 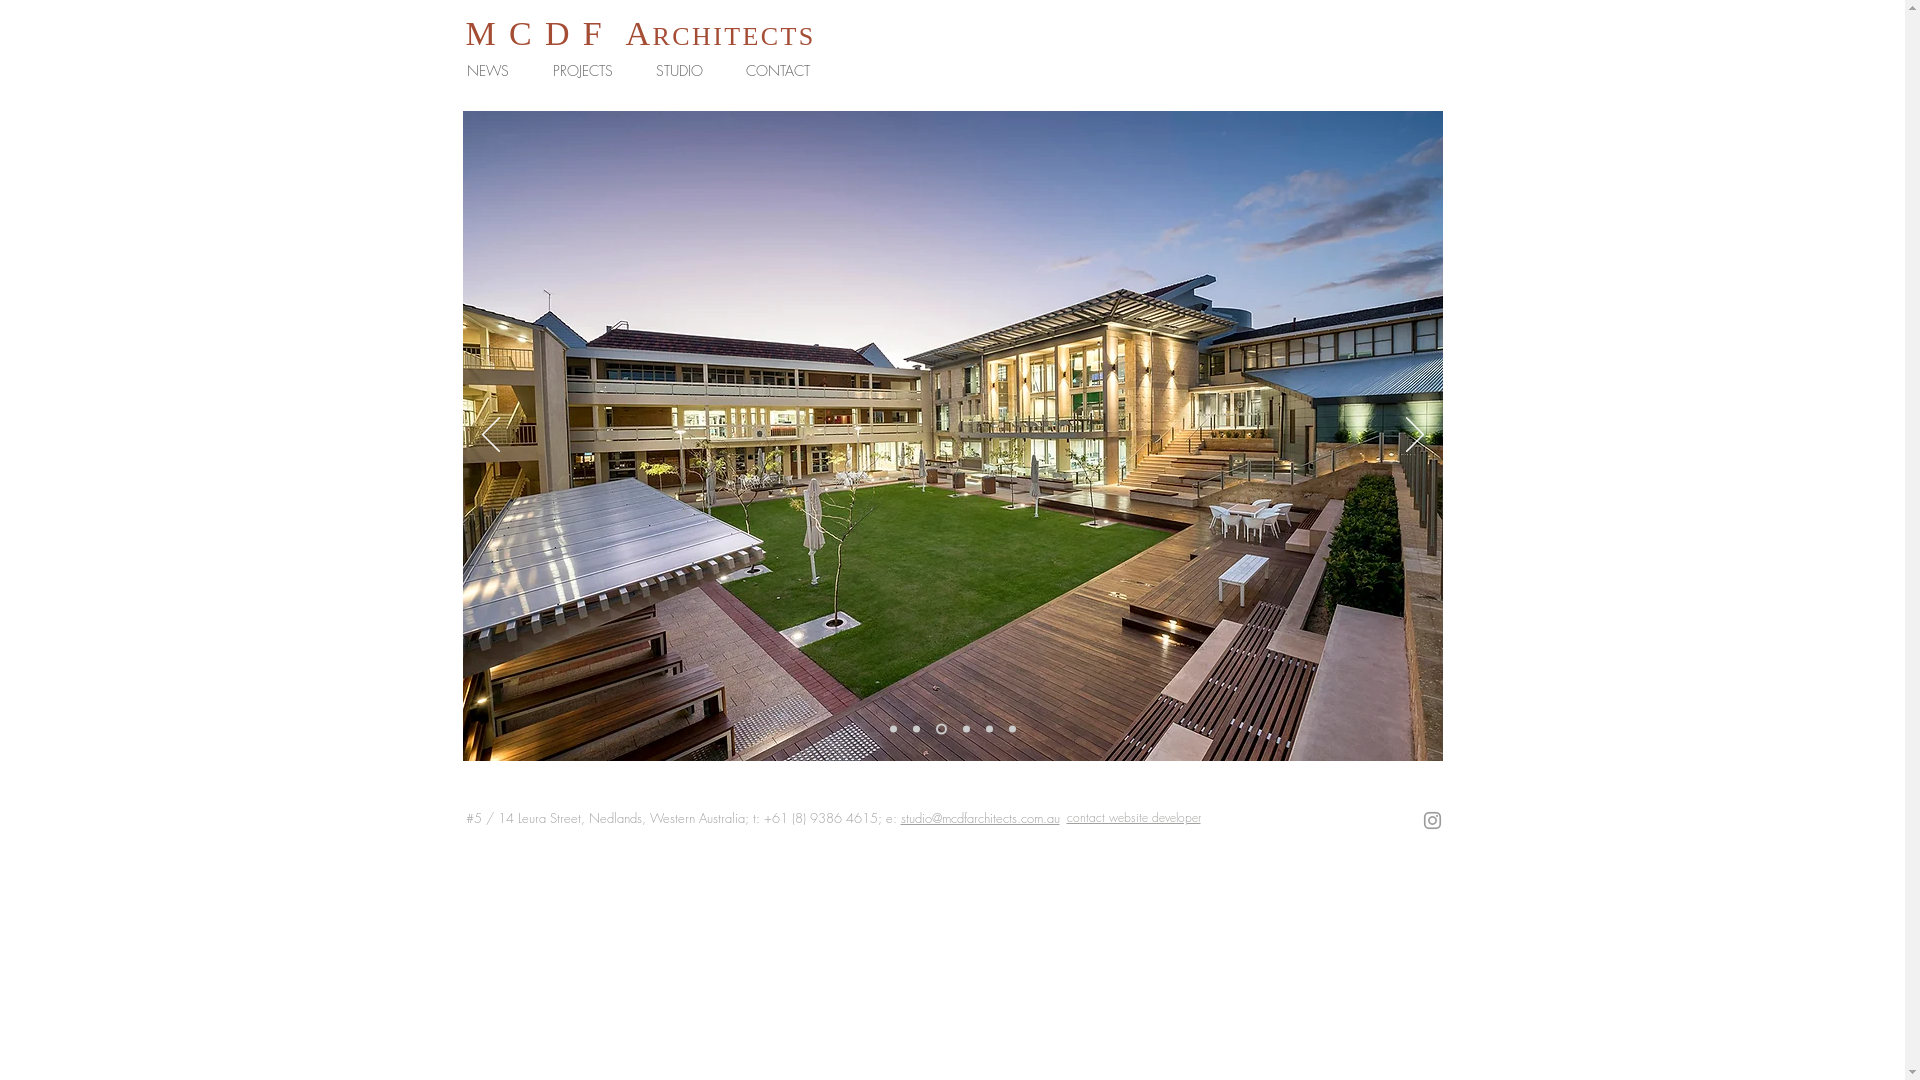 I want to click on 'RCHITECTS', so click(x=652, y=36).